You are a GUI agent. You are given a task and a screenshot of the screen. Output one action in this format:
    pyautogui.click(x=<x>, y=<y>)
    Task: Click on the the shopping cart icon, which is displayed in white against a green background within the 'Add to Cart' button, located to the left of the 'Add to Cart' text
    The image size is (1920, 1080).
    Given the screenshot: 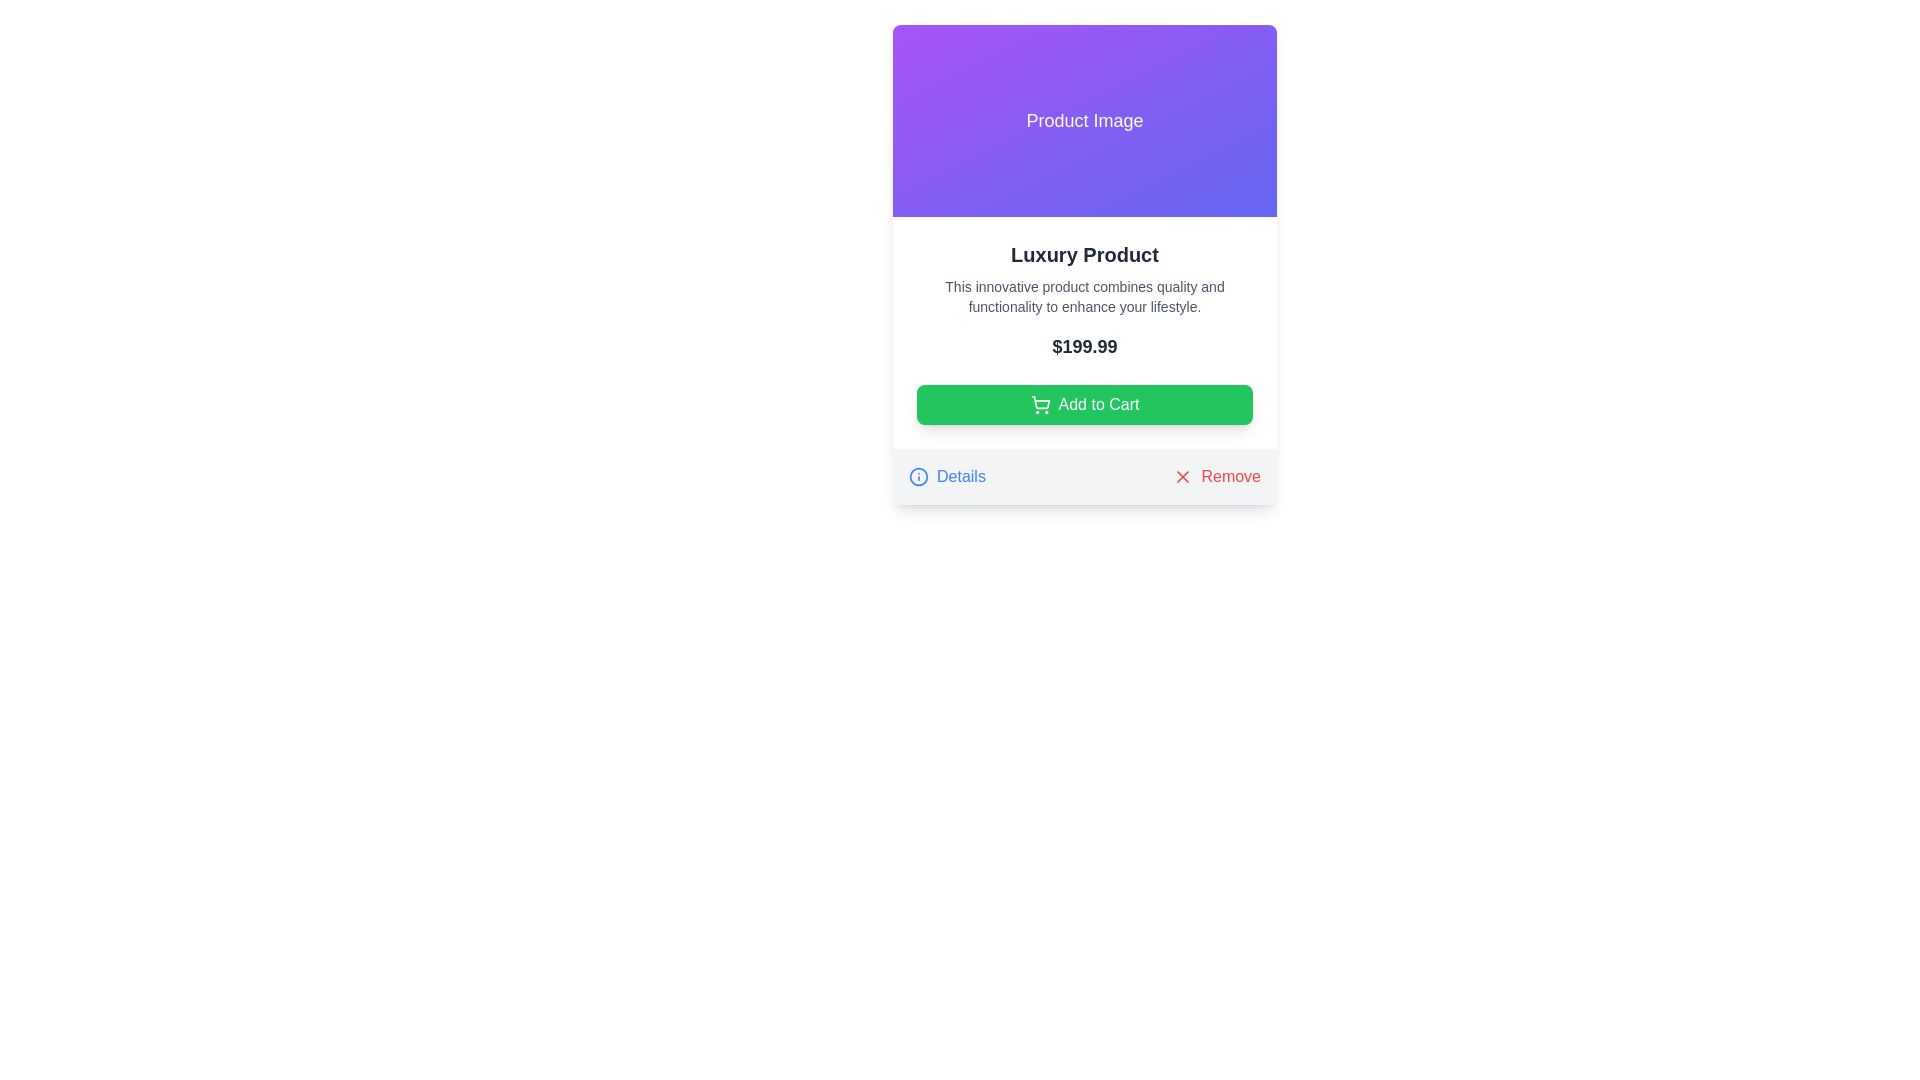 What is the action you would take?
    pyautogui.click(x=1040, y=405)
    